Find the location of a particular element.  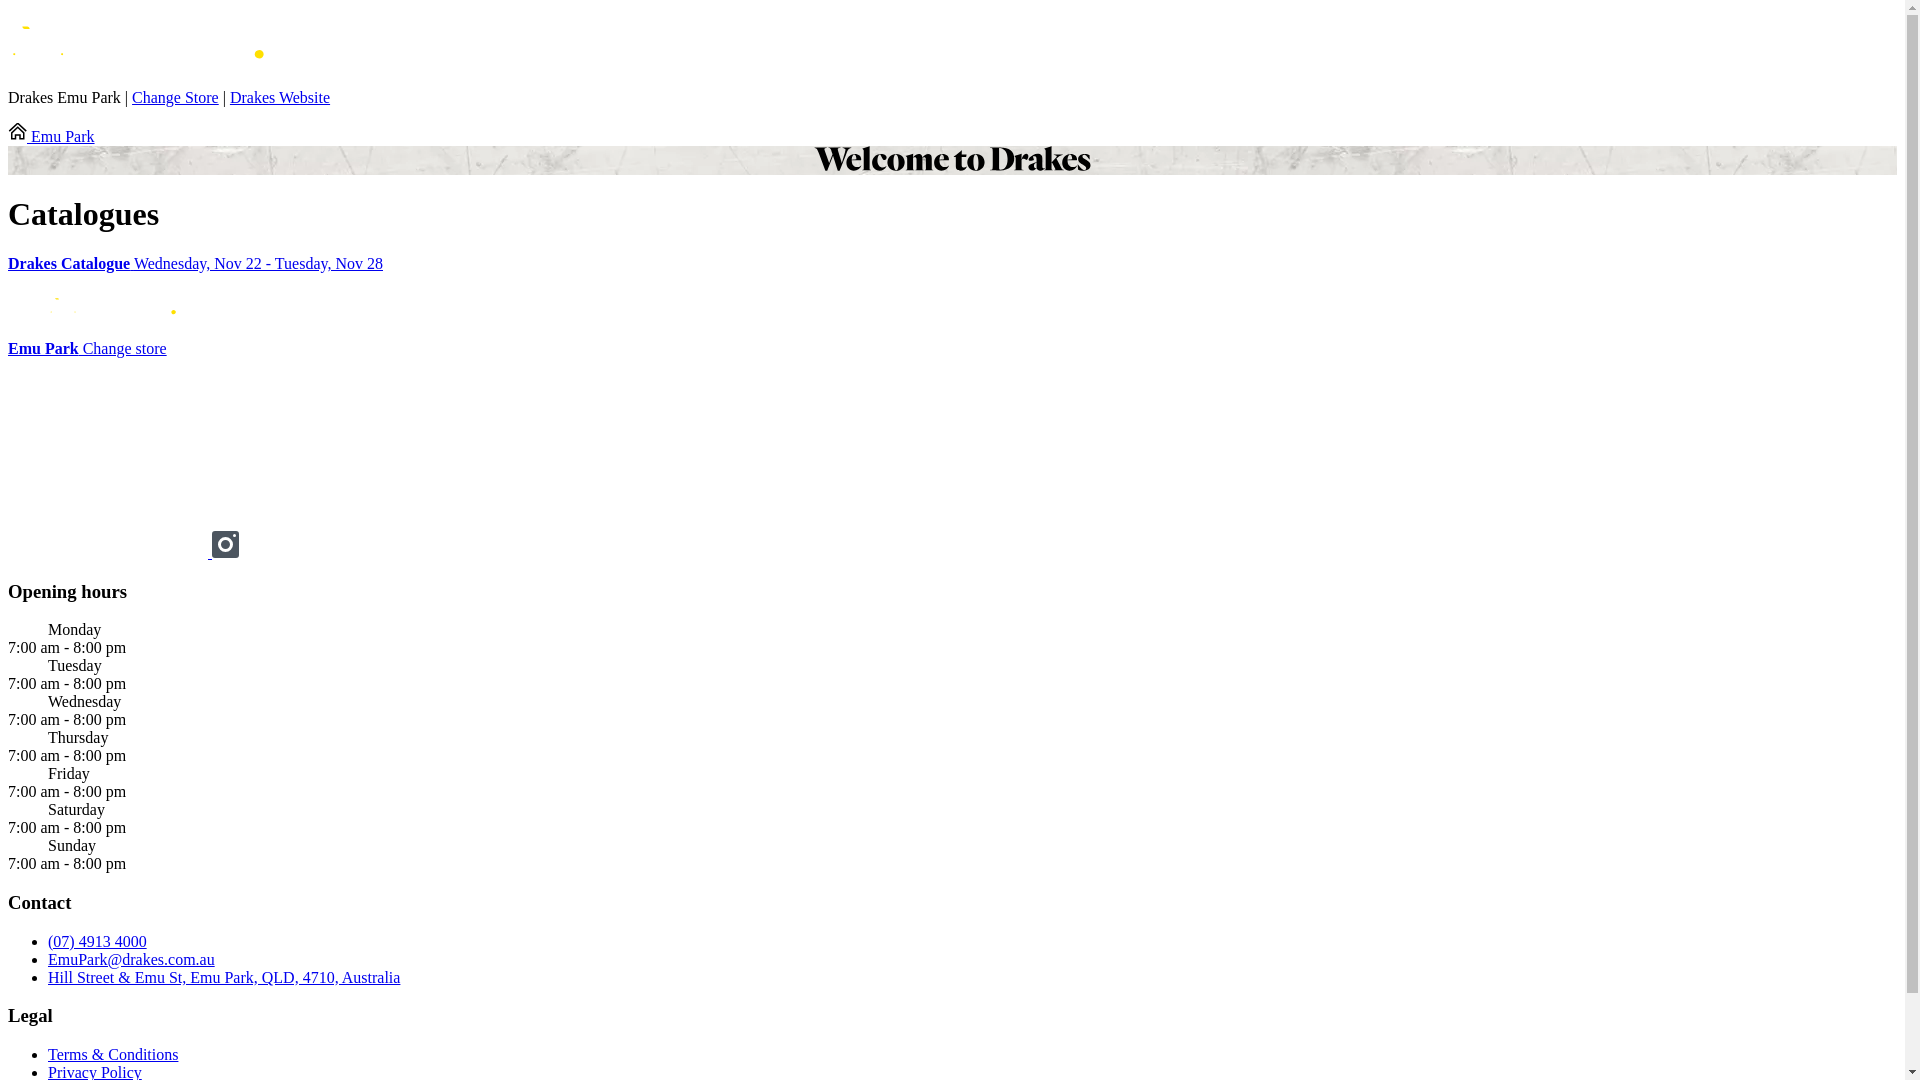

'Drakes Website' is located at coordinates (278, 97).